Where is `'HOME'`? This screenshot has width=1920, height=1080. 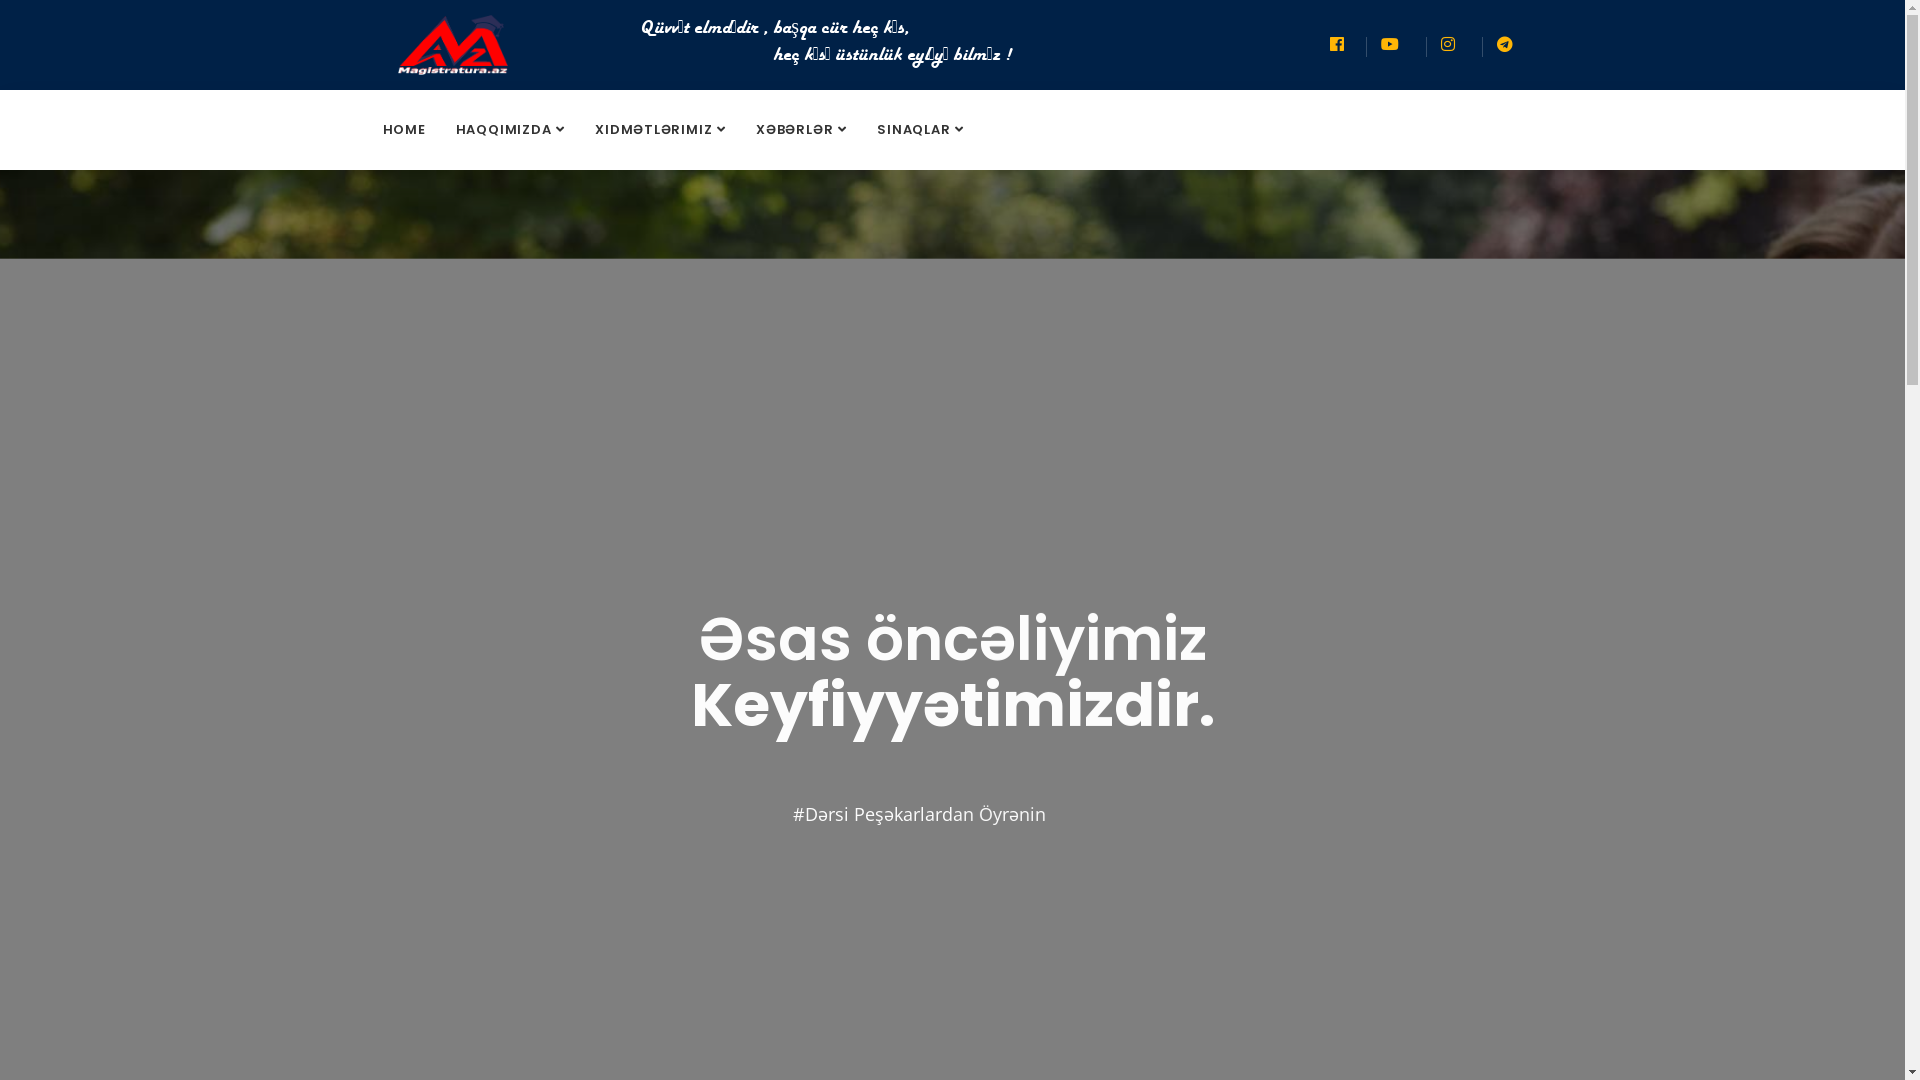
'HOME' is located at coordinates (403, 130).